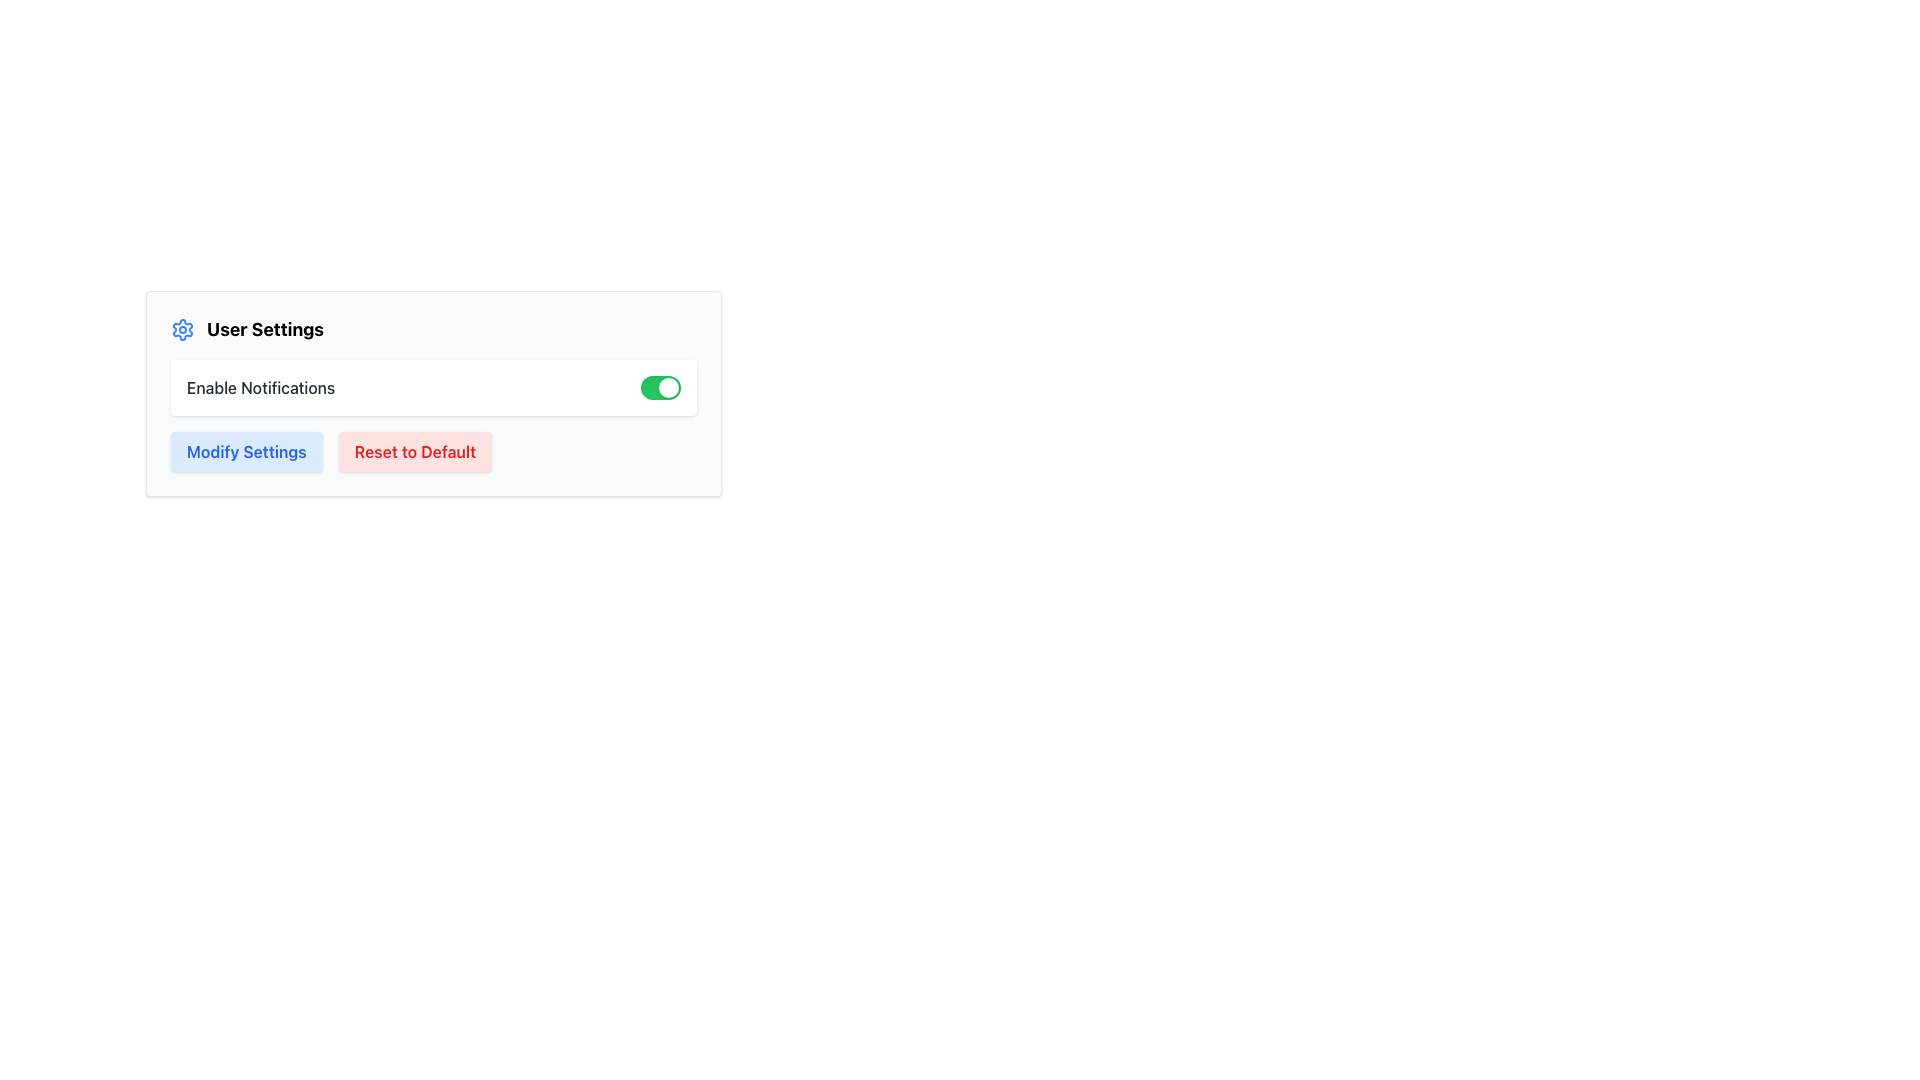 The width and height of the screenshot is (1920, 1080). I want to click on the toggle switch located below the 'User Settings' title to change its state from enabled, so click(432, 388).